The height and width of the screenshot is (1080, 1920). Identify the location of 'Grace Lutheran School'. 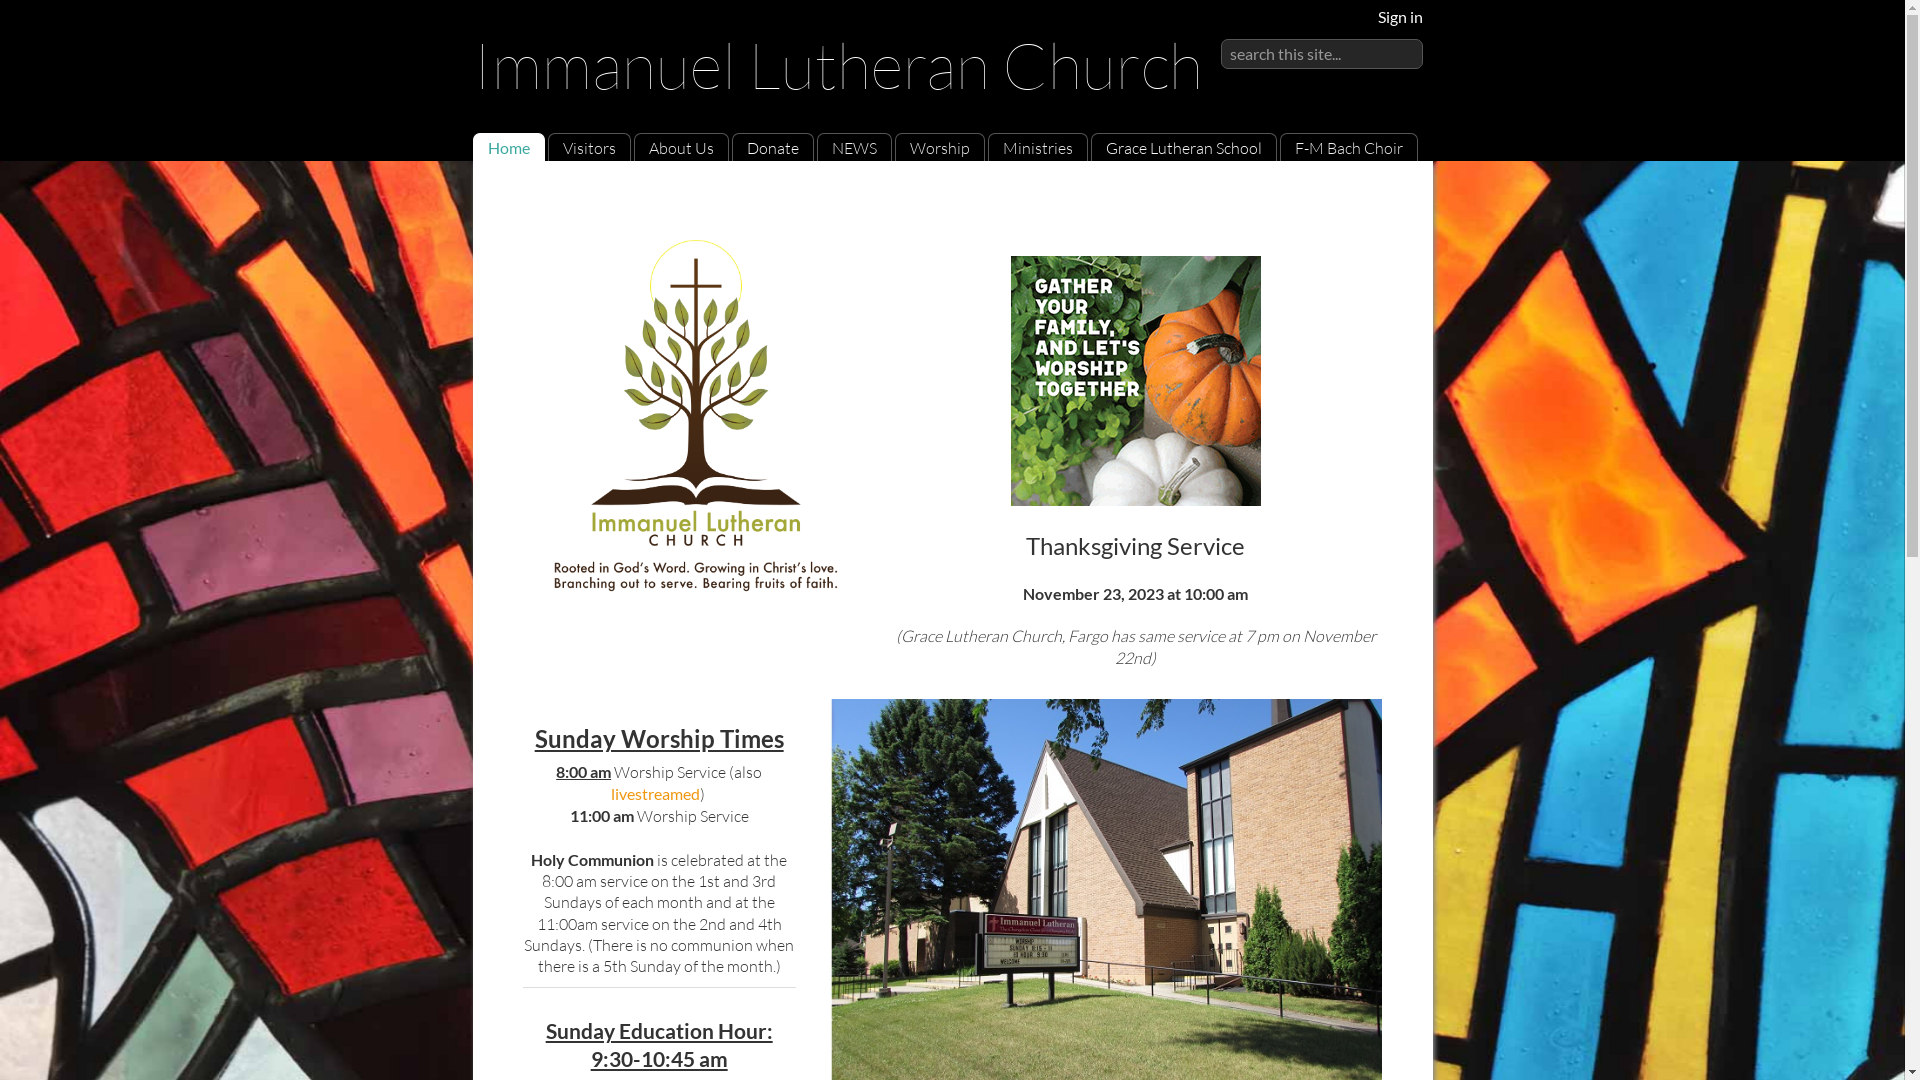
(1104, 146).